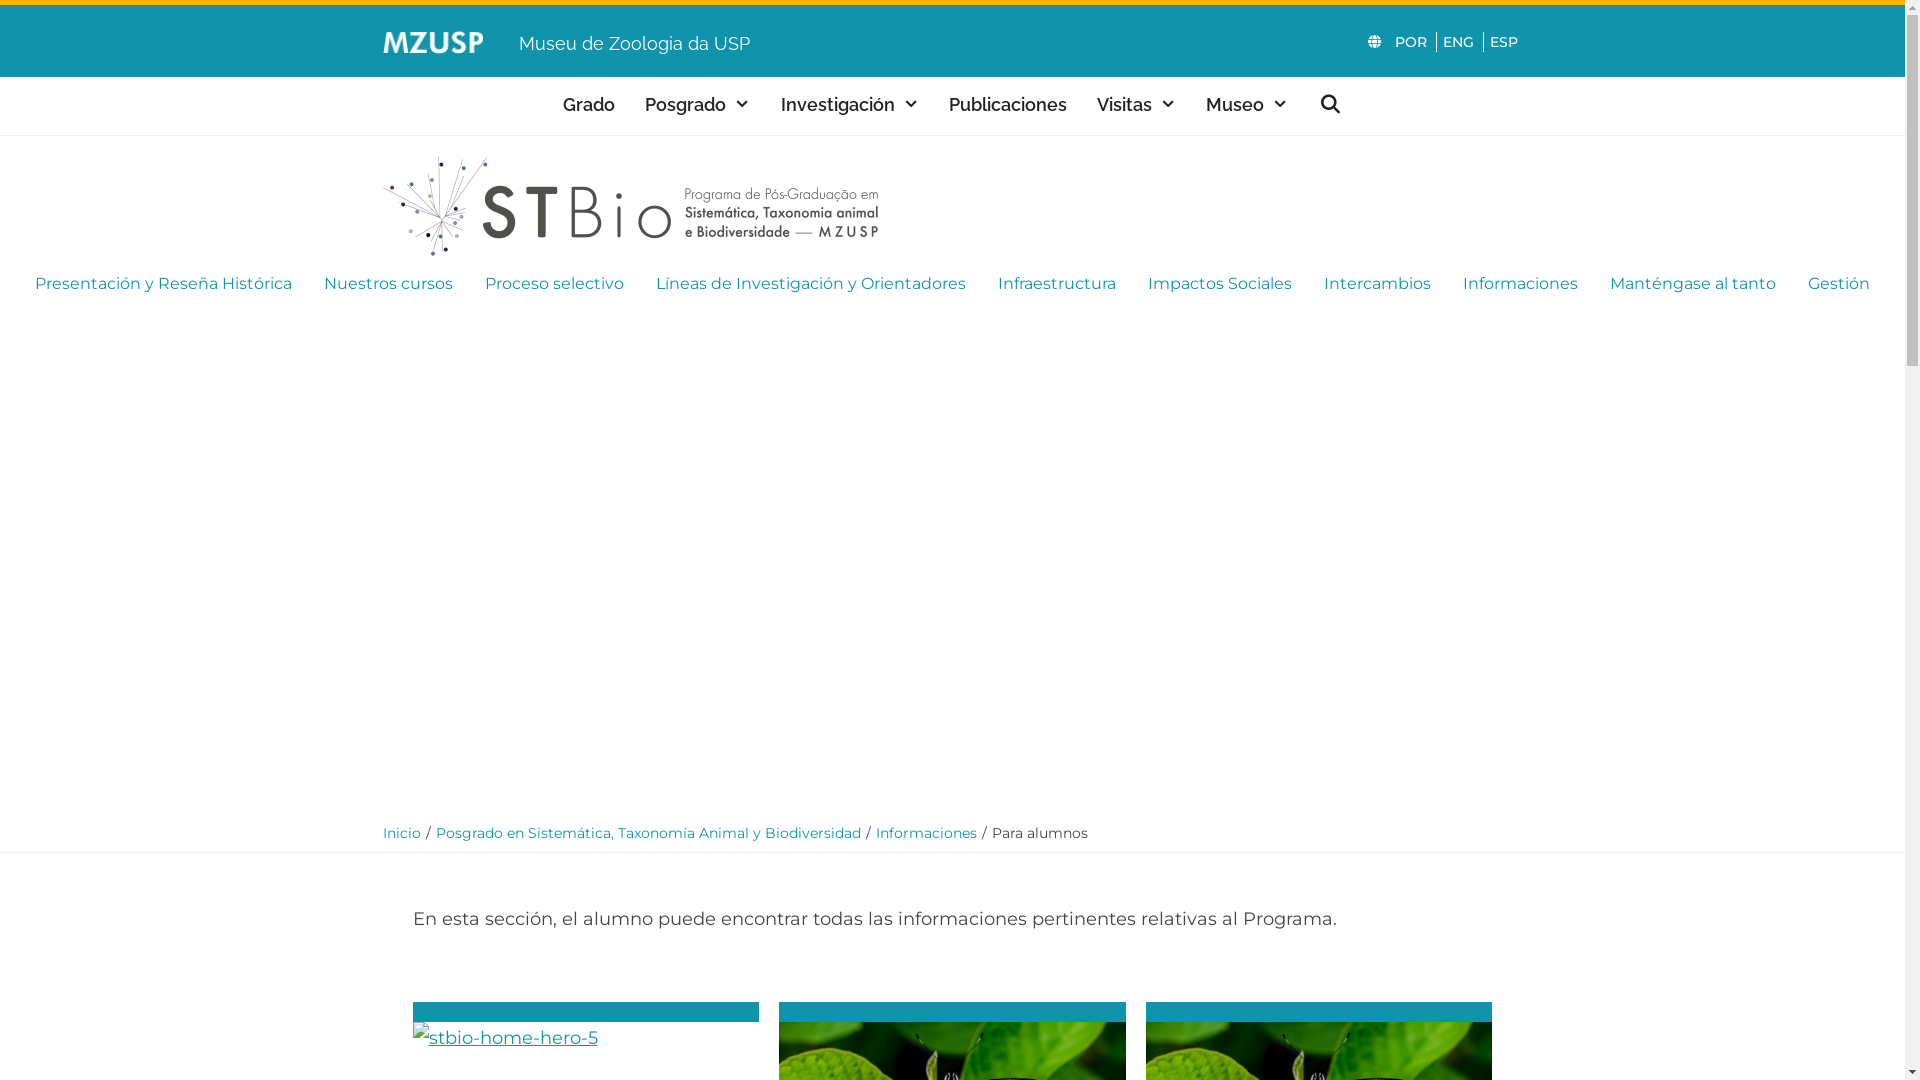  Describe the element at coordinates (388, 284) in the screenshot. I see `'Nuestros cursos'` at that location.